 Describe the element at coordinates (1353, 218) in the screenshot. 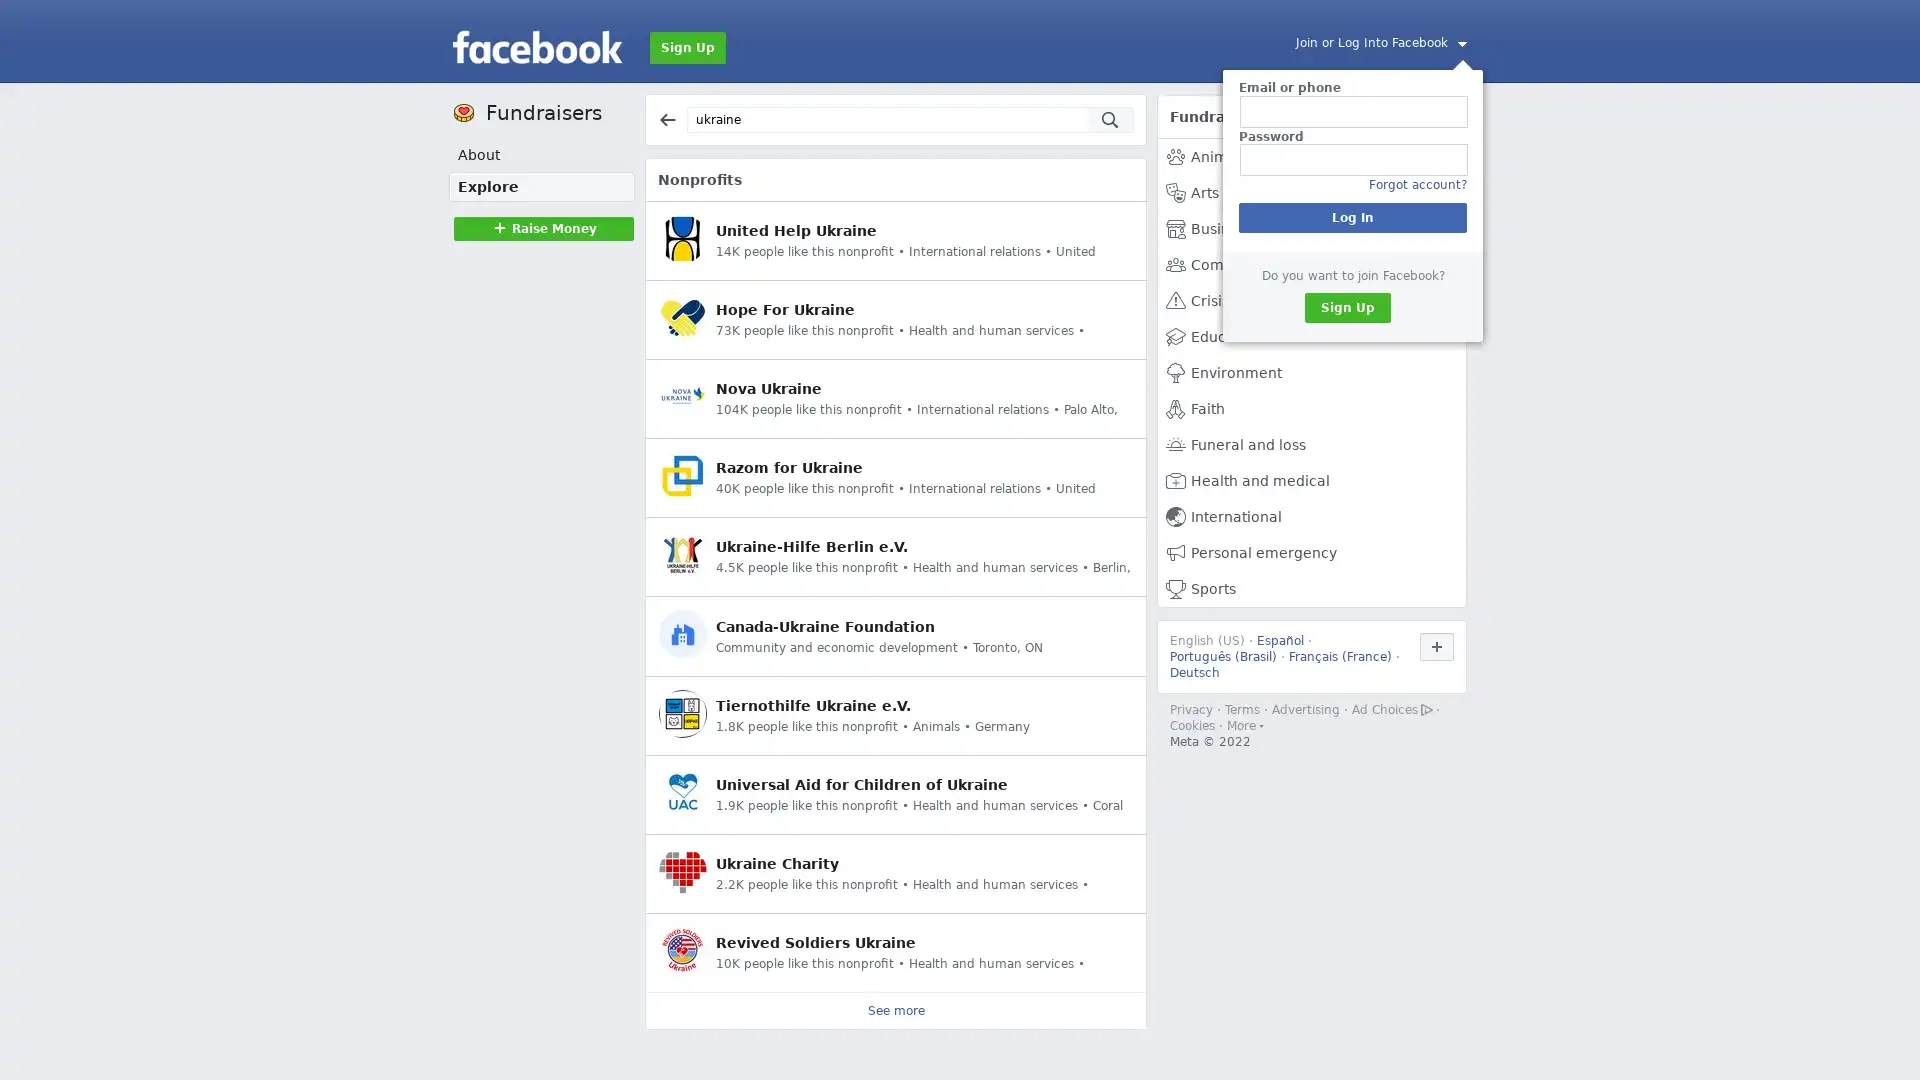

I see `Log In` at that location.